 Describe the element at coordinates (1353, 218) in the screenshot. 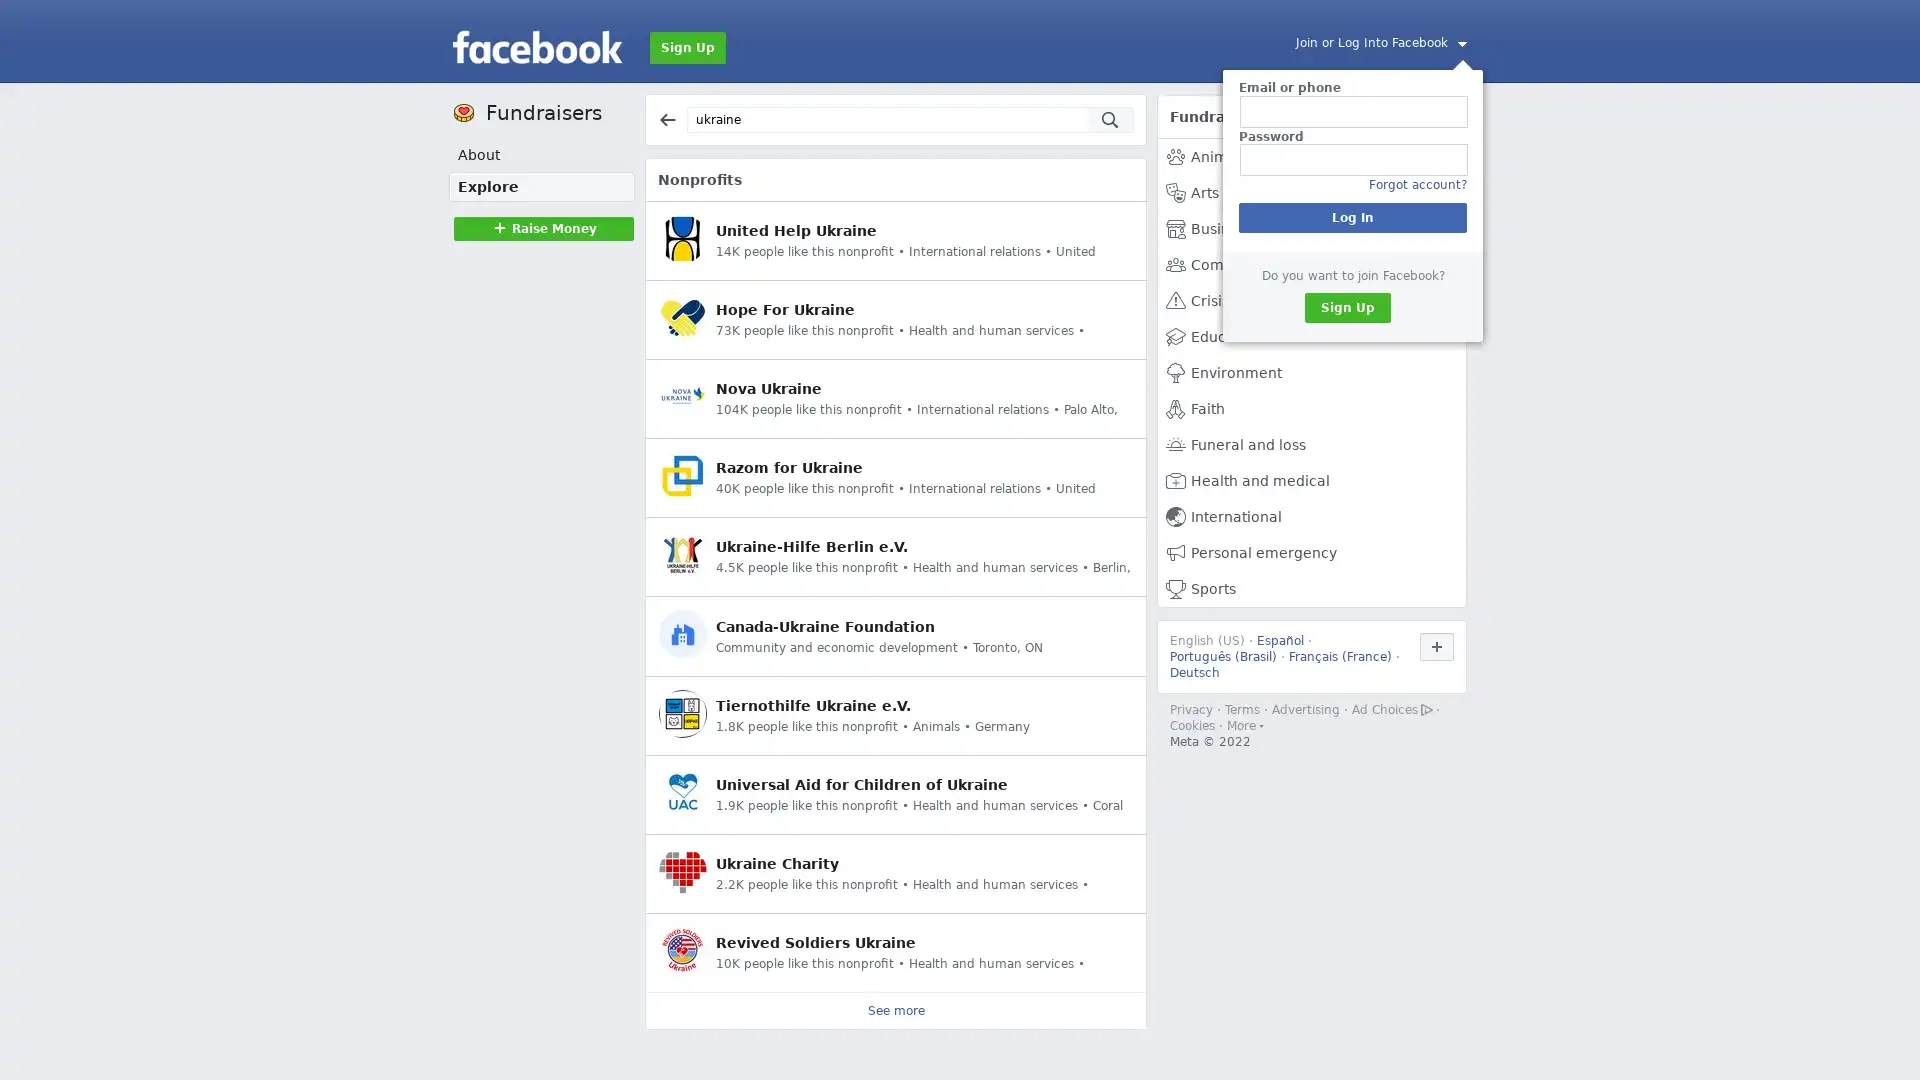

I see `Log In` at that location.